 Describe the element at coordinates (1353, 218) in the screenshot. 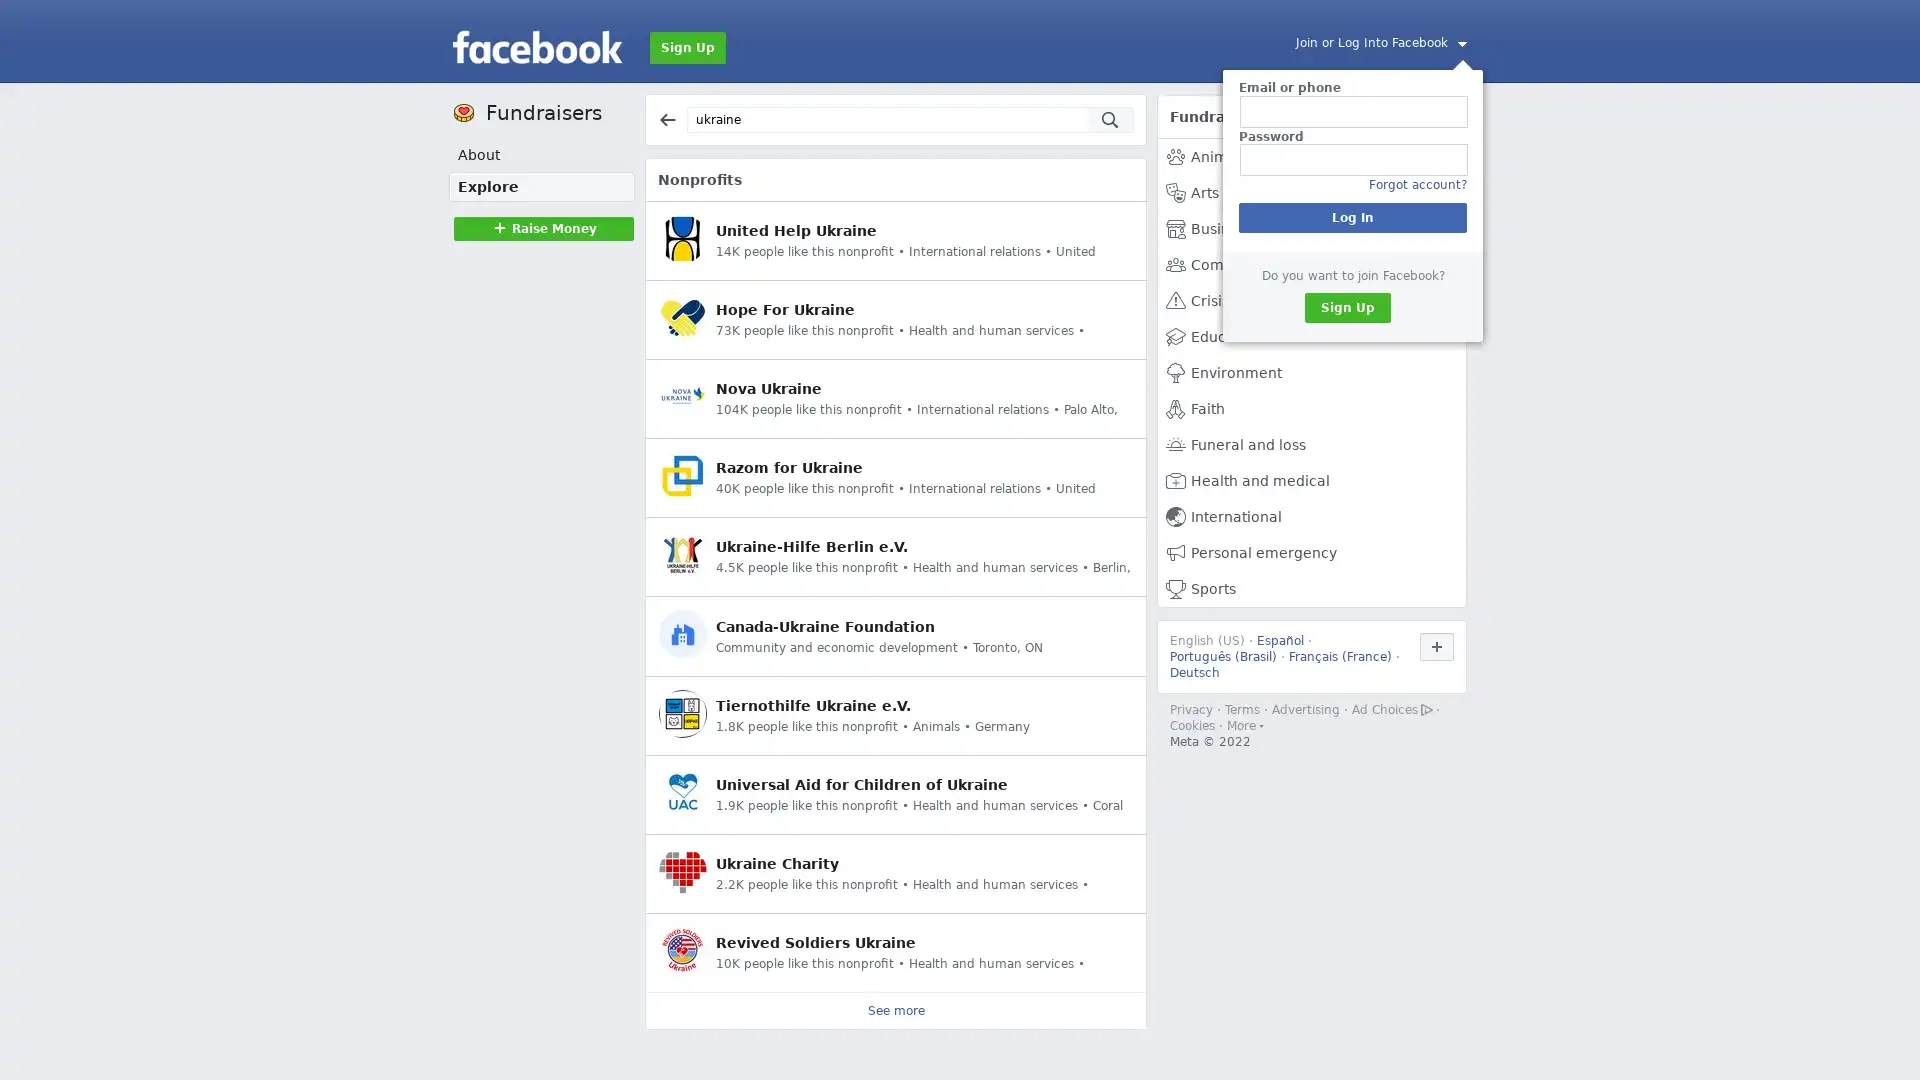

I see `Log In` at that location.